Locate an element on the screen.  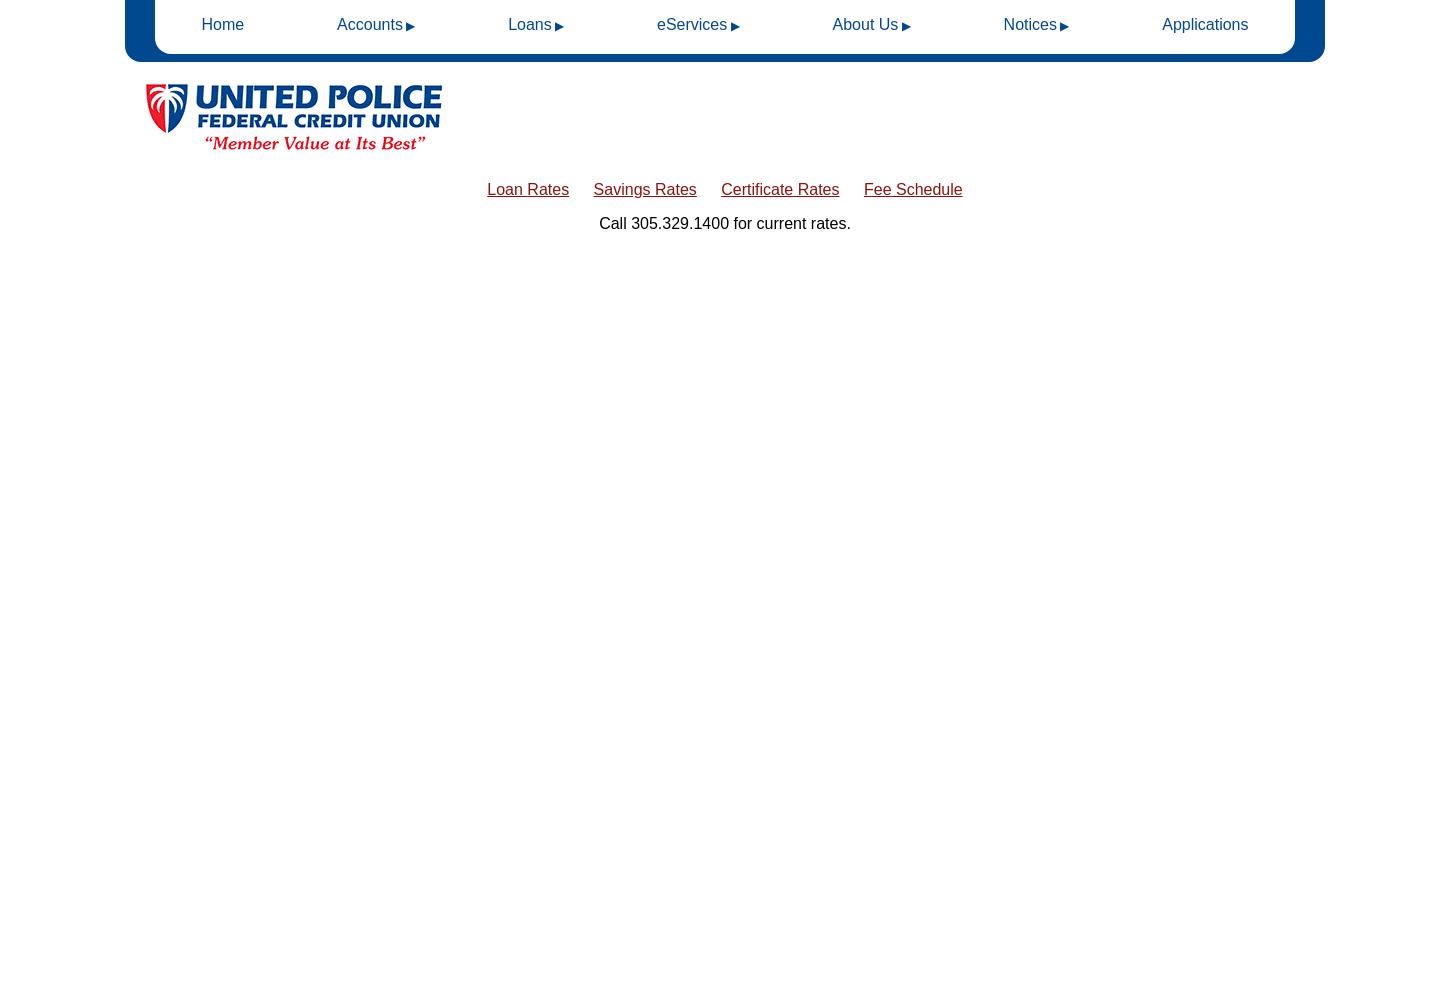
'About Us' is located at coordinates (864, 24).